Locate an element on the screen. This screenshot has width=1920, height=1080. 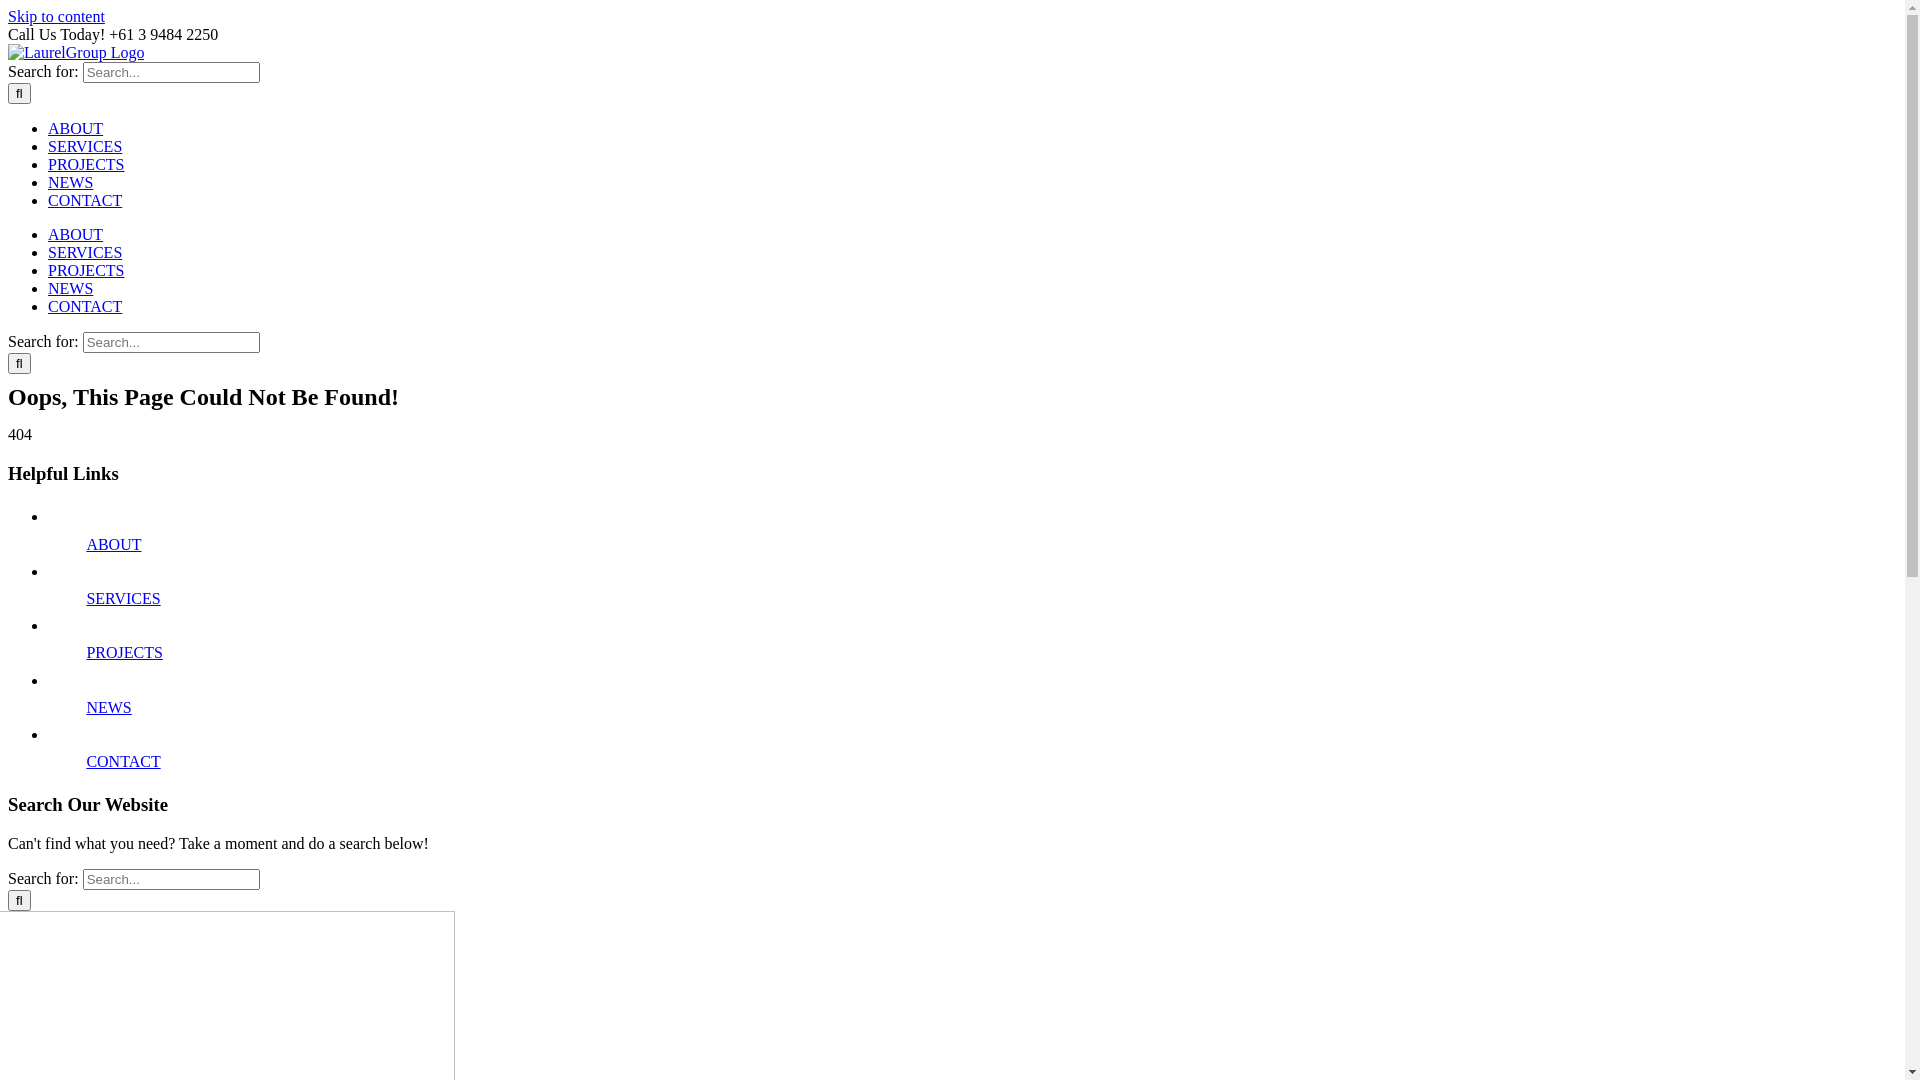
'NEWS' is located at coordinates (107, 706).